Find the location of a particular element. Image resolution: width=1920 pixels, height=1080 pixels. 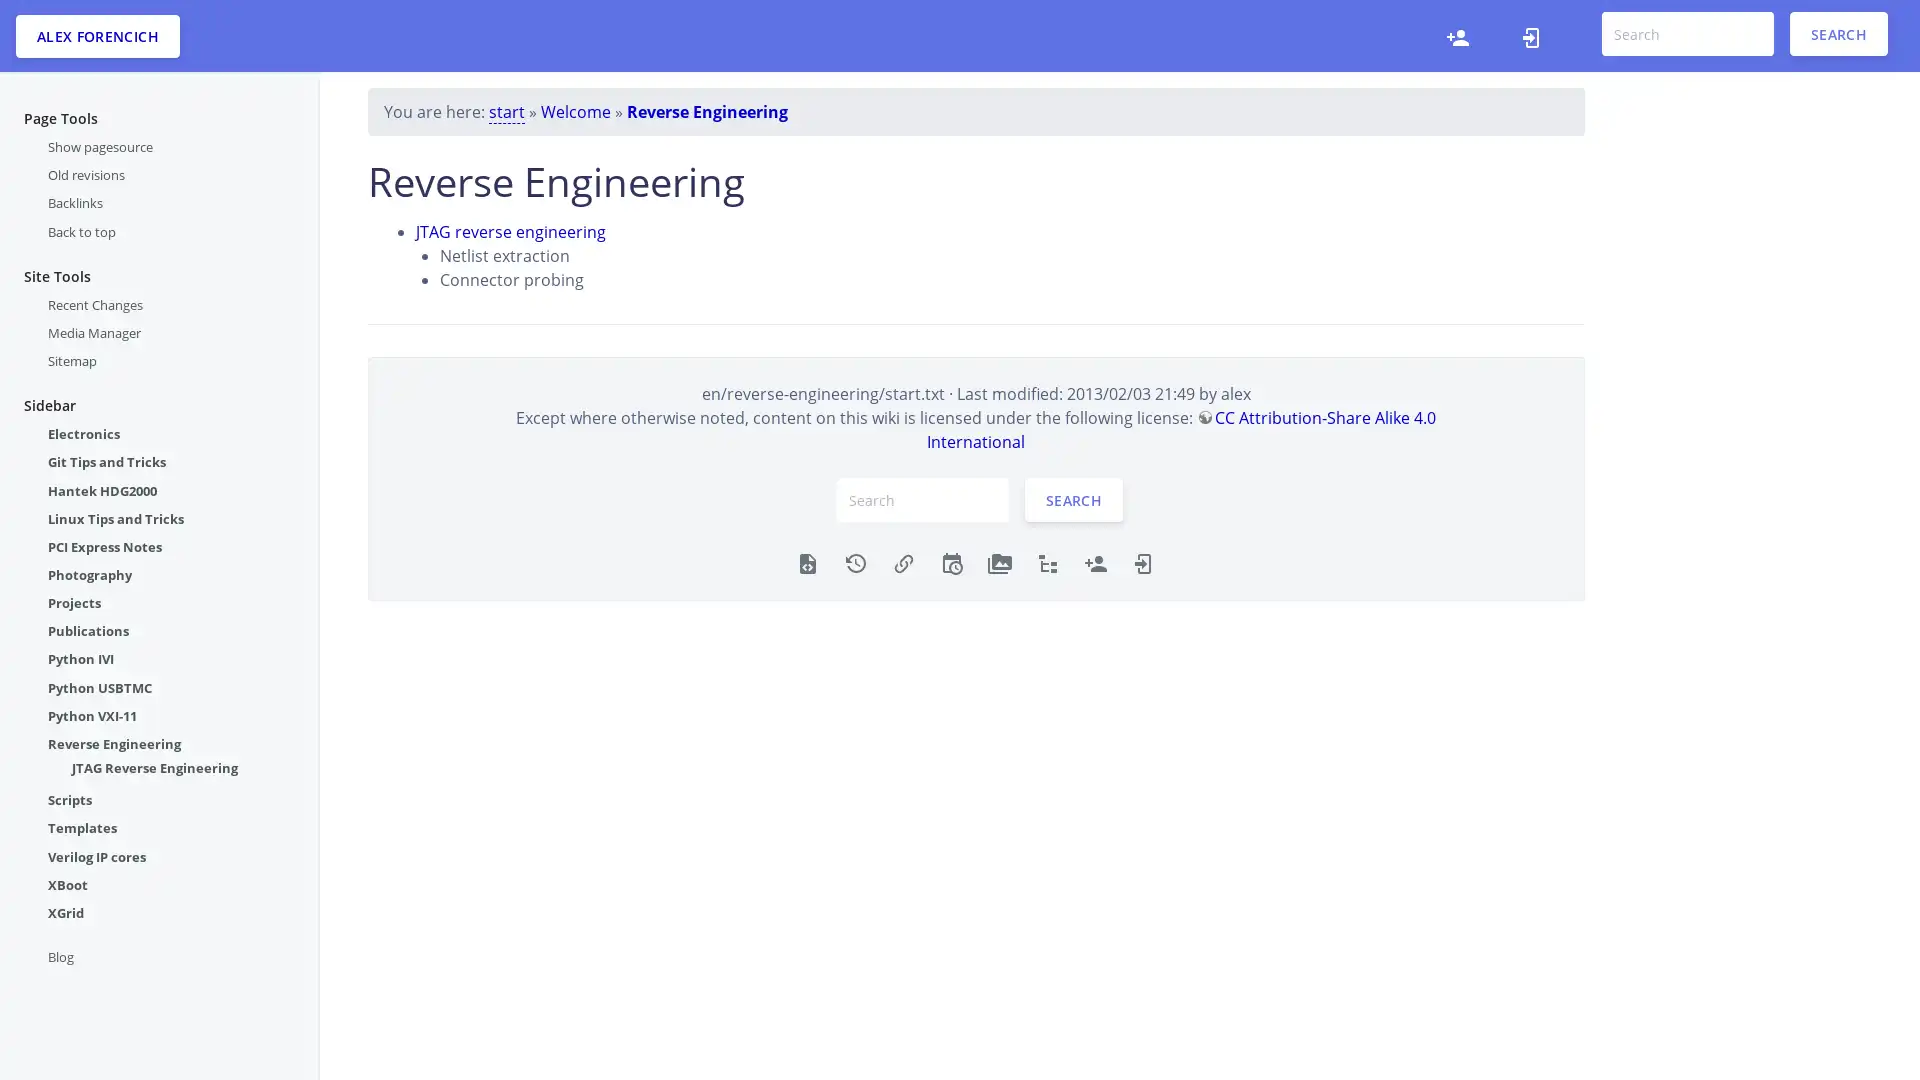

SEARCH is located at coordinates (1073, 499).